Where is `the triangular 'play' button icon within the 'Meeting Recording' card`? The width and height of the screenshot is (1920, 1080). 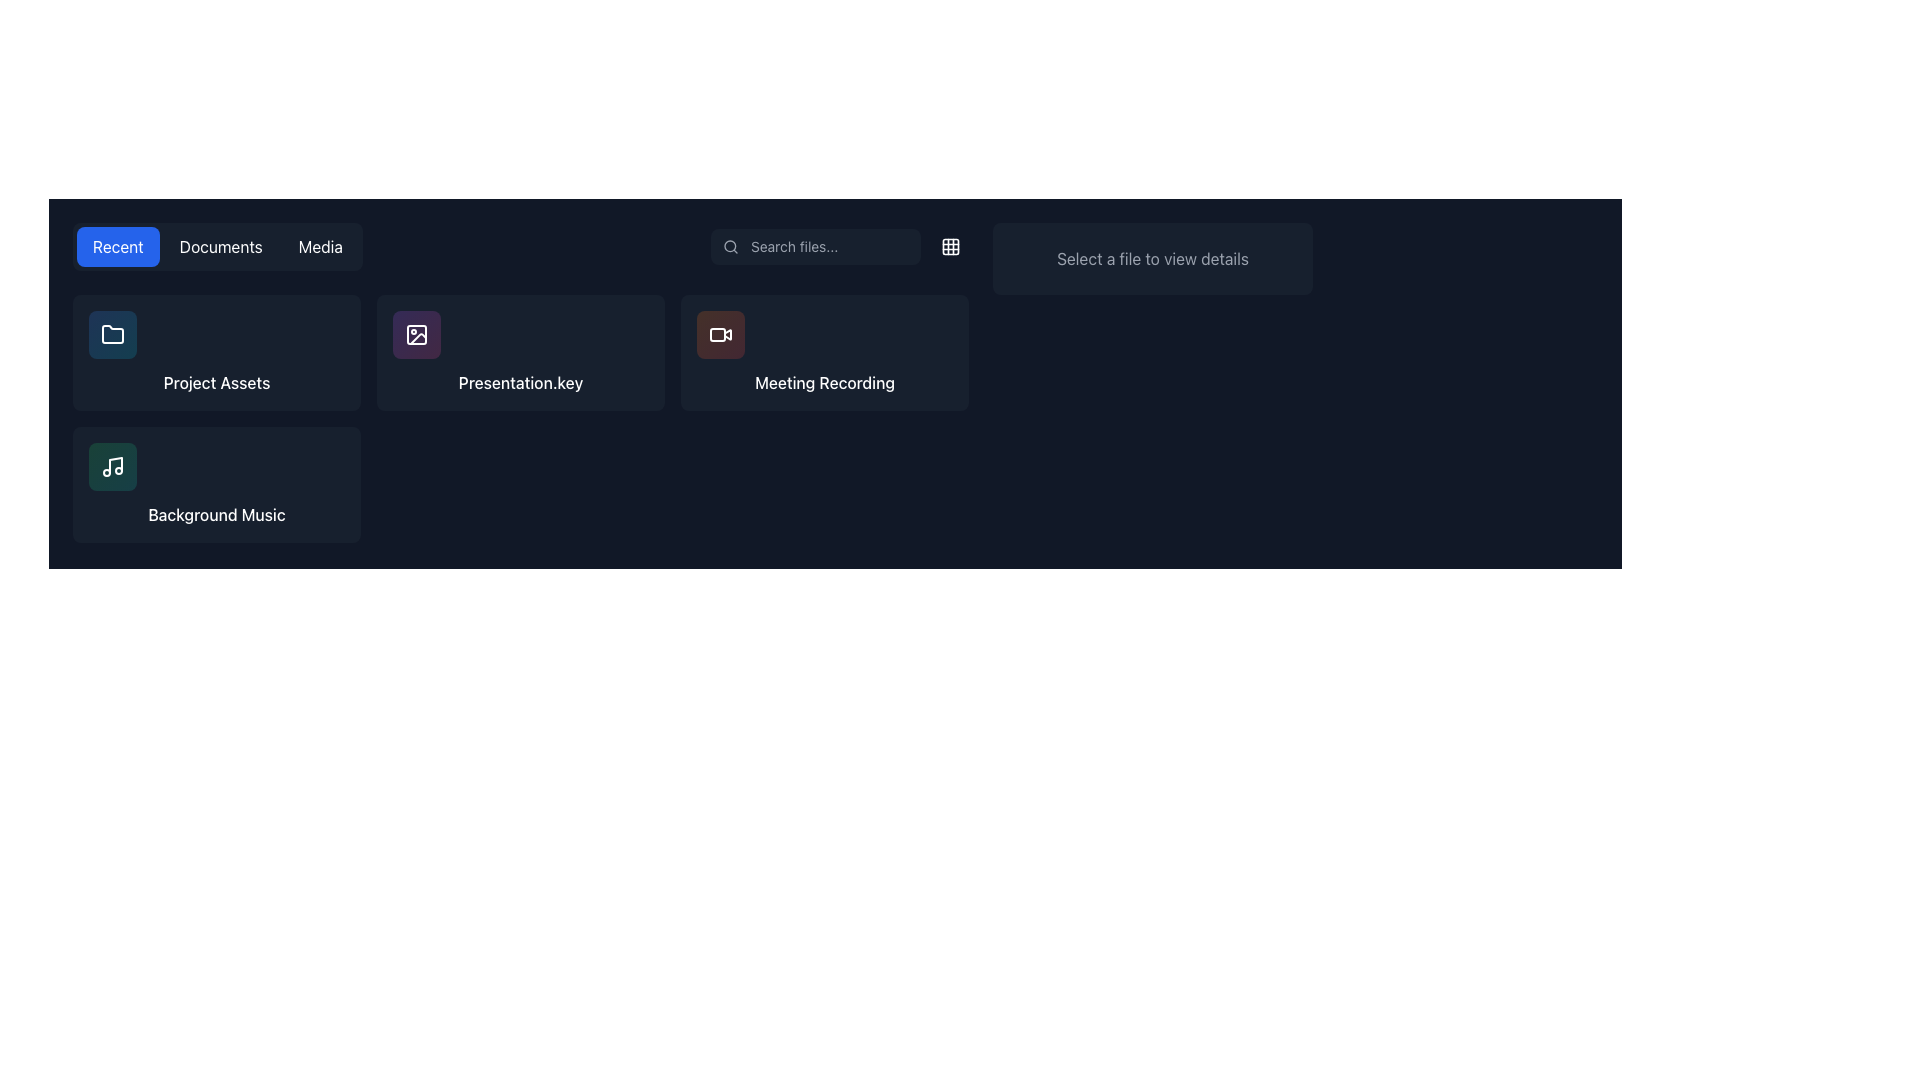 the triangular 'play' button icon within the 'Meeting Recording' card is located at coordinates (727, 333).